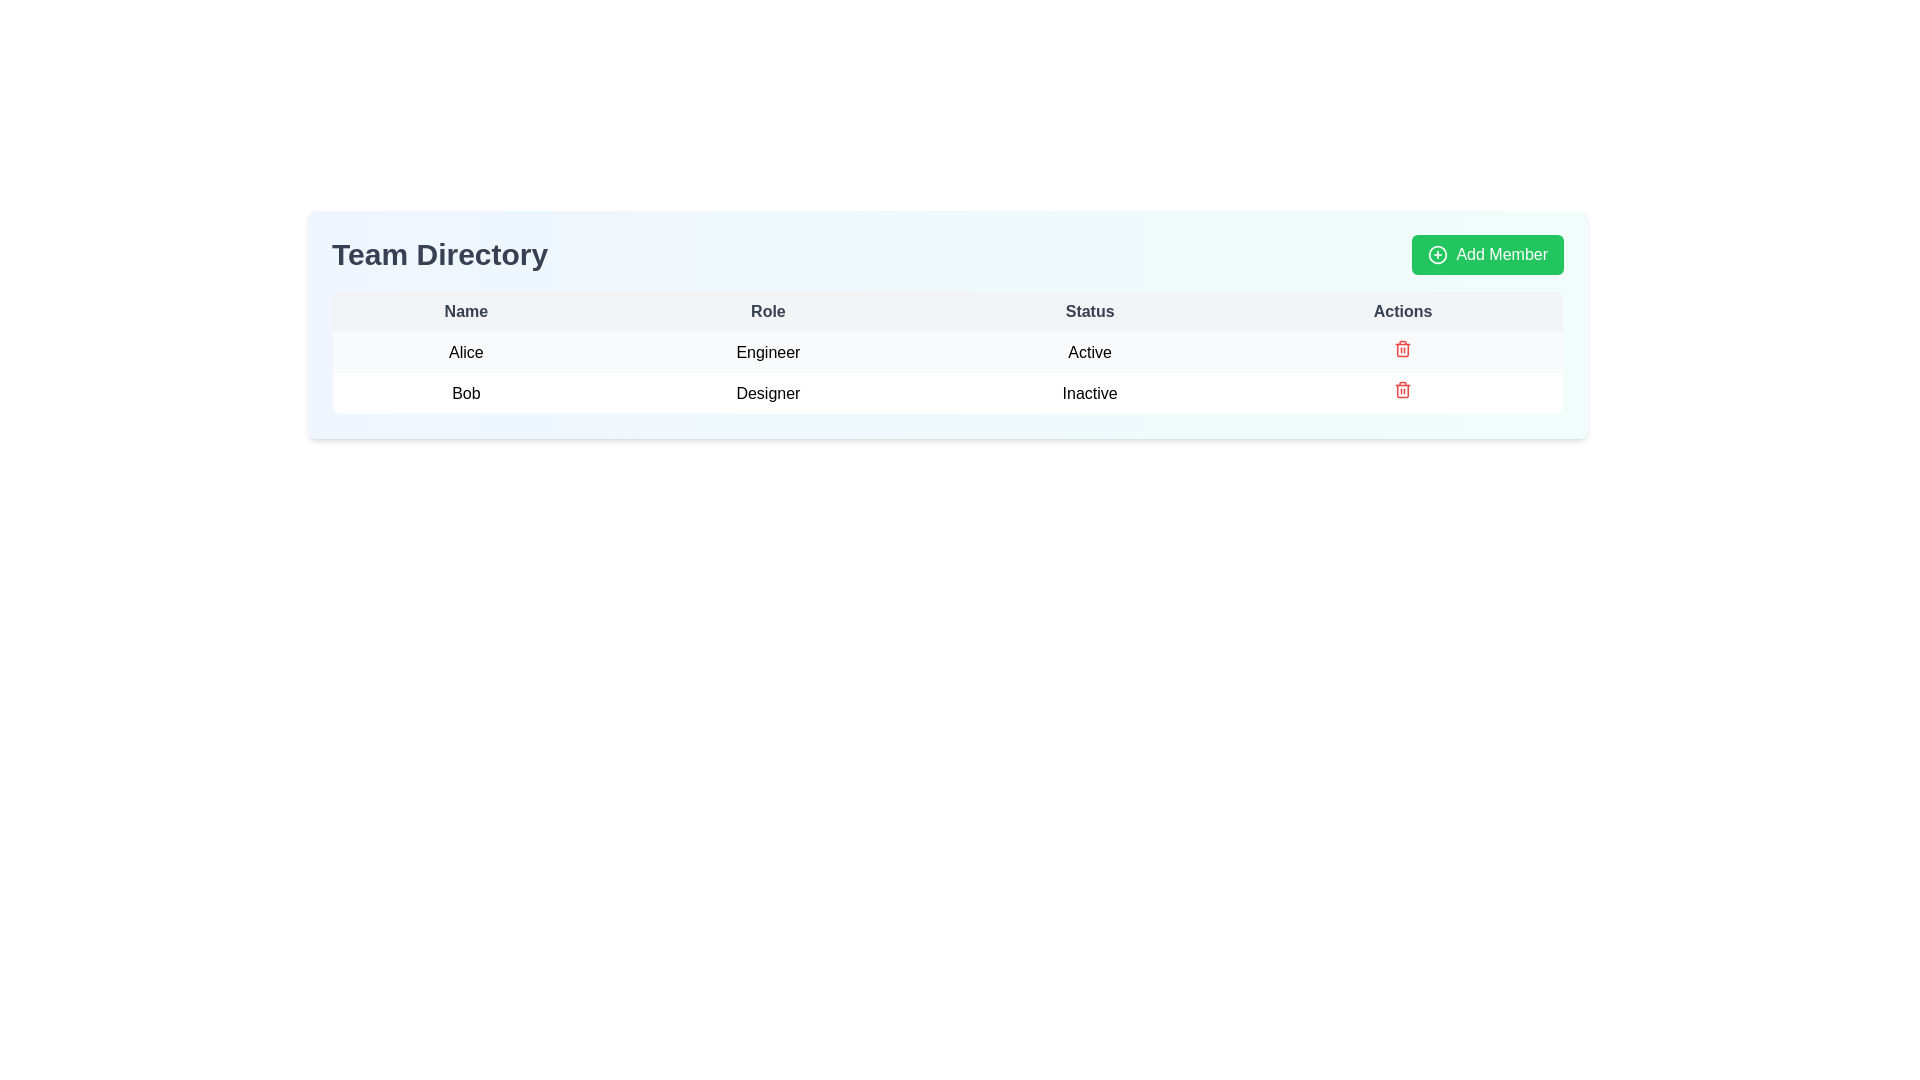  I want to click on the red trash bin icon button located at the far right of the row containing 'Bob' and 'Inactive' in the 'Actions' column, so click(1402, 393).